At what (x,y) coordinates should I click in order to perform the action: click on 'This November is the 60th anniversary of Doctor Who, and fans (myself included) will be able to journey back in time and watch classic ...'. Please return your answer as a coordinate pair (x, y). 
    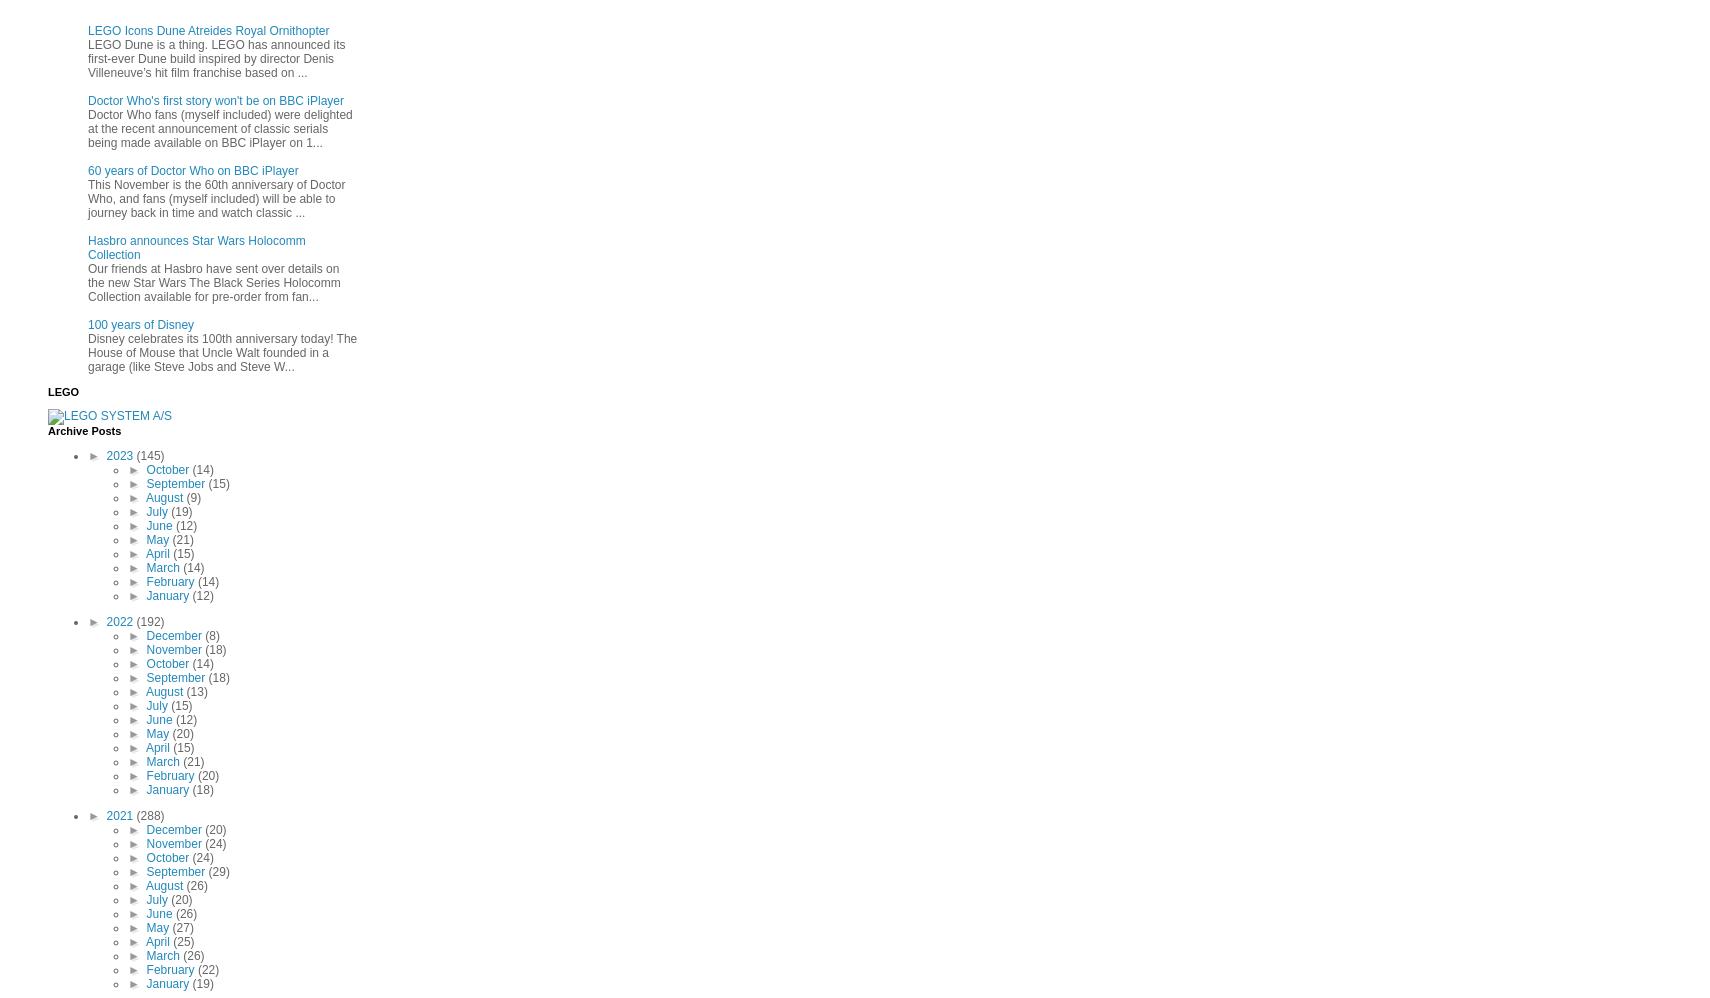
    Looking at the image, I should click on (215, 198).